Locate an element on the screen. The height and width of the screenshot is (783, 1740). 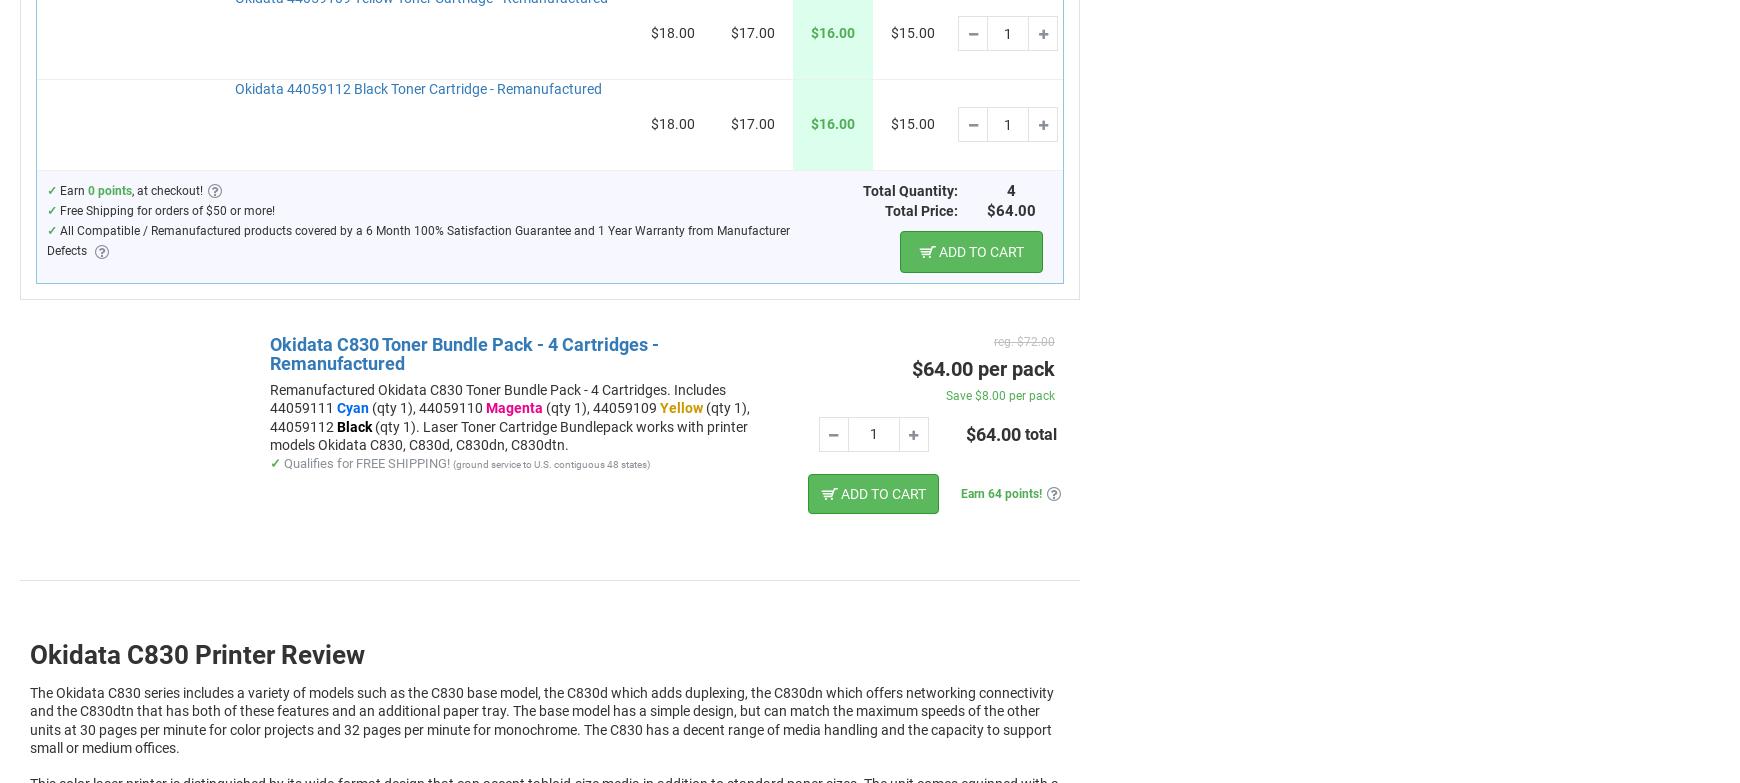
'Total Quantity:' is located at coordinates (909, 190).